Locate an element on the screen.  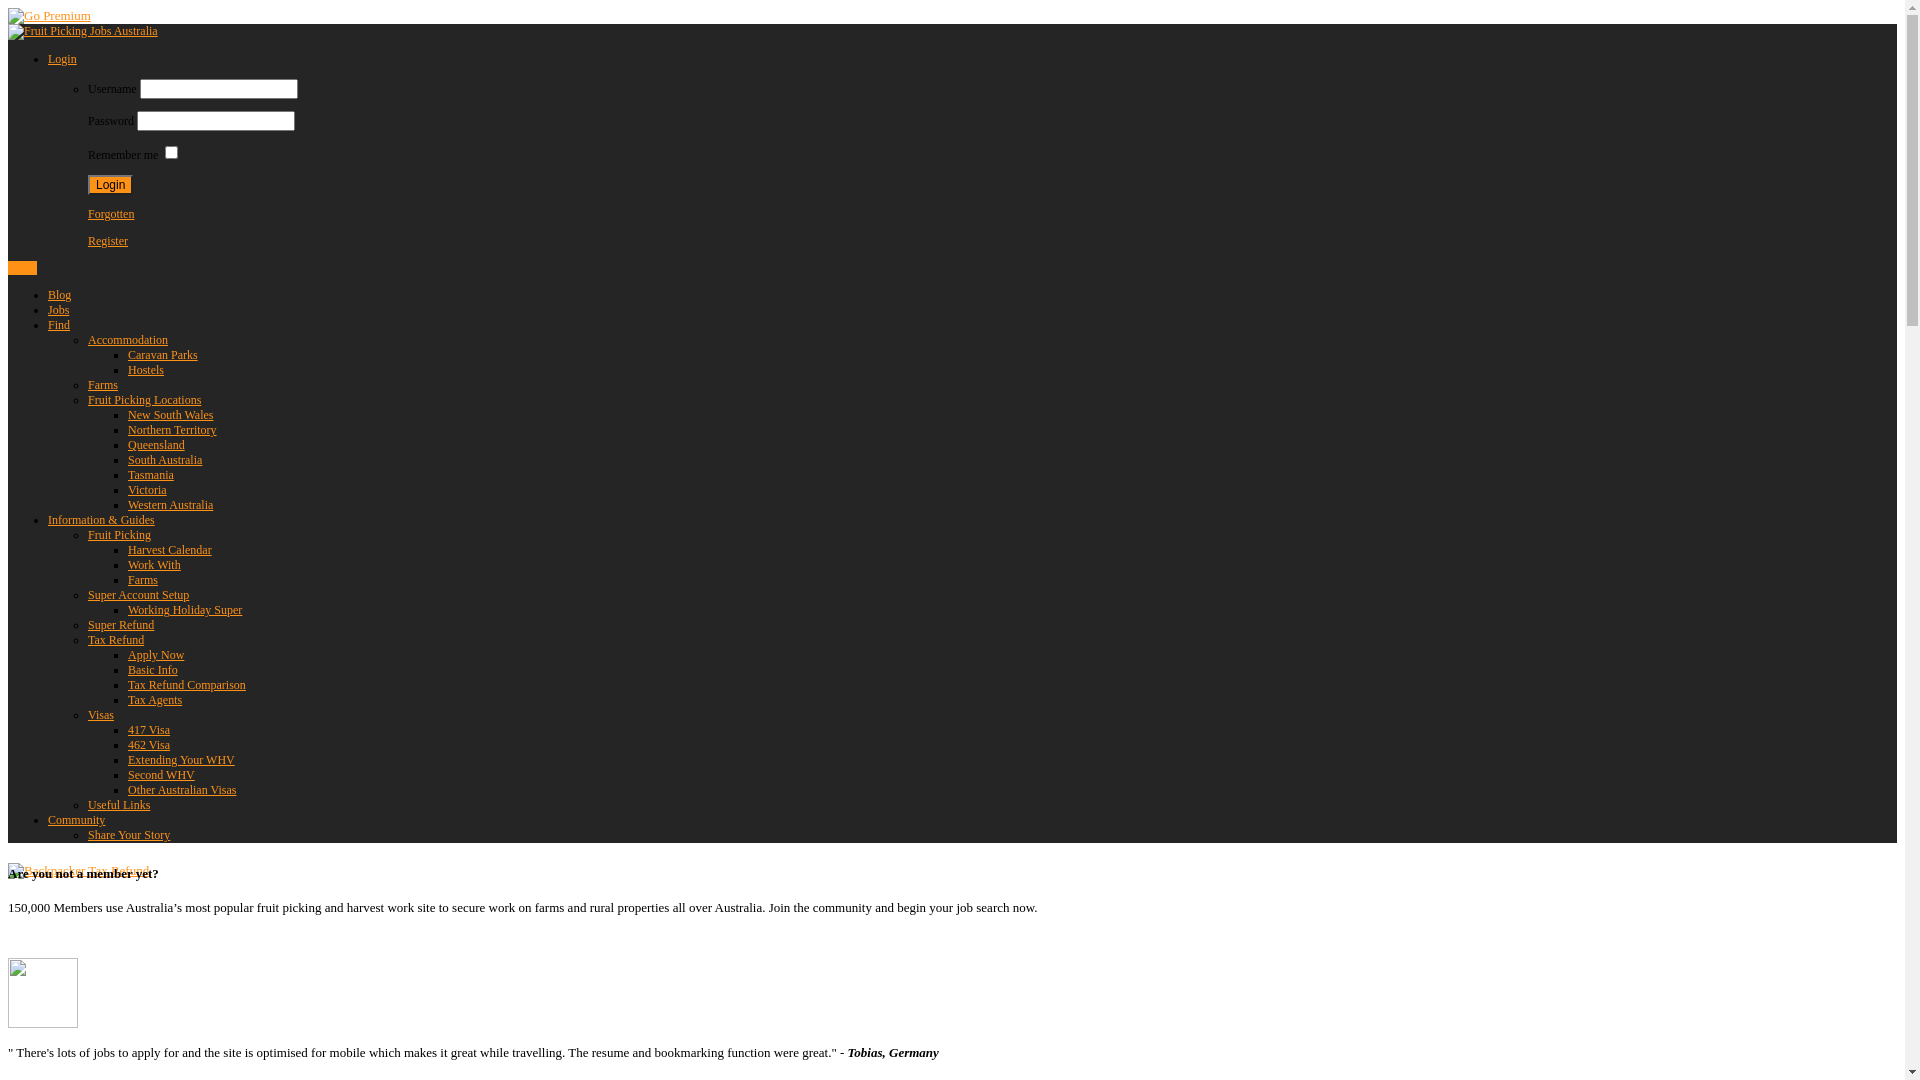
'Farms' is located at coordinates (86, 385).